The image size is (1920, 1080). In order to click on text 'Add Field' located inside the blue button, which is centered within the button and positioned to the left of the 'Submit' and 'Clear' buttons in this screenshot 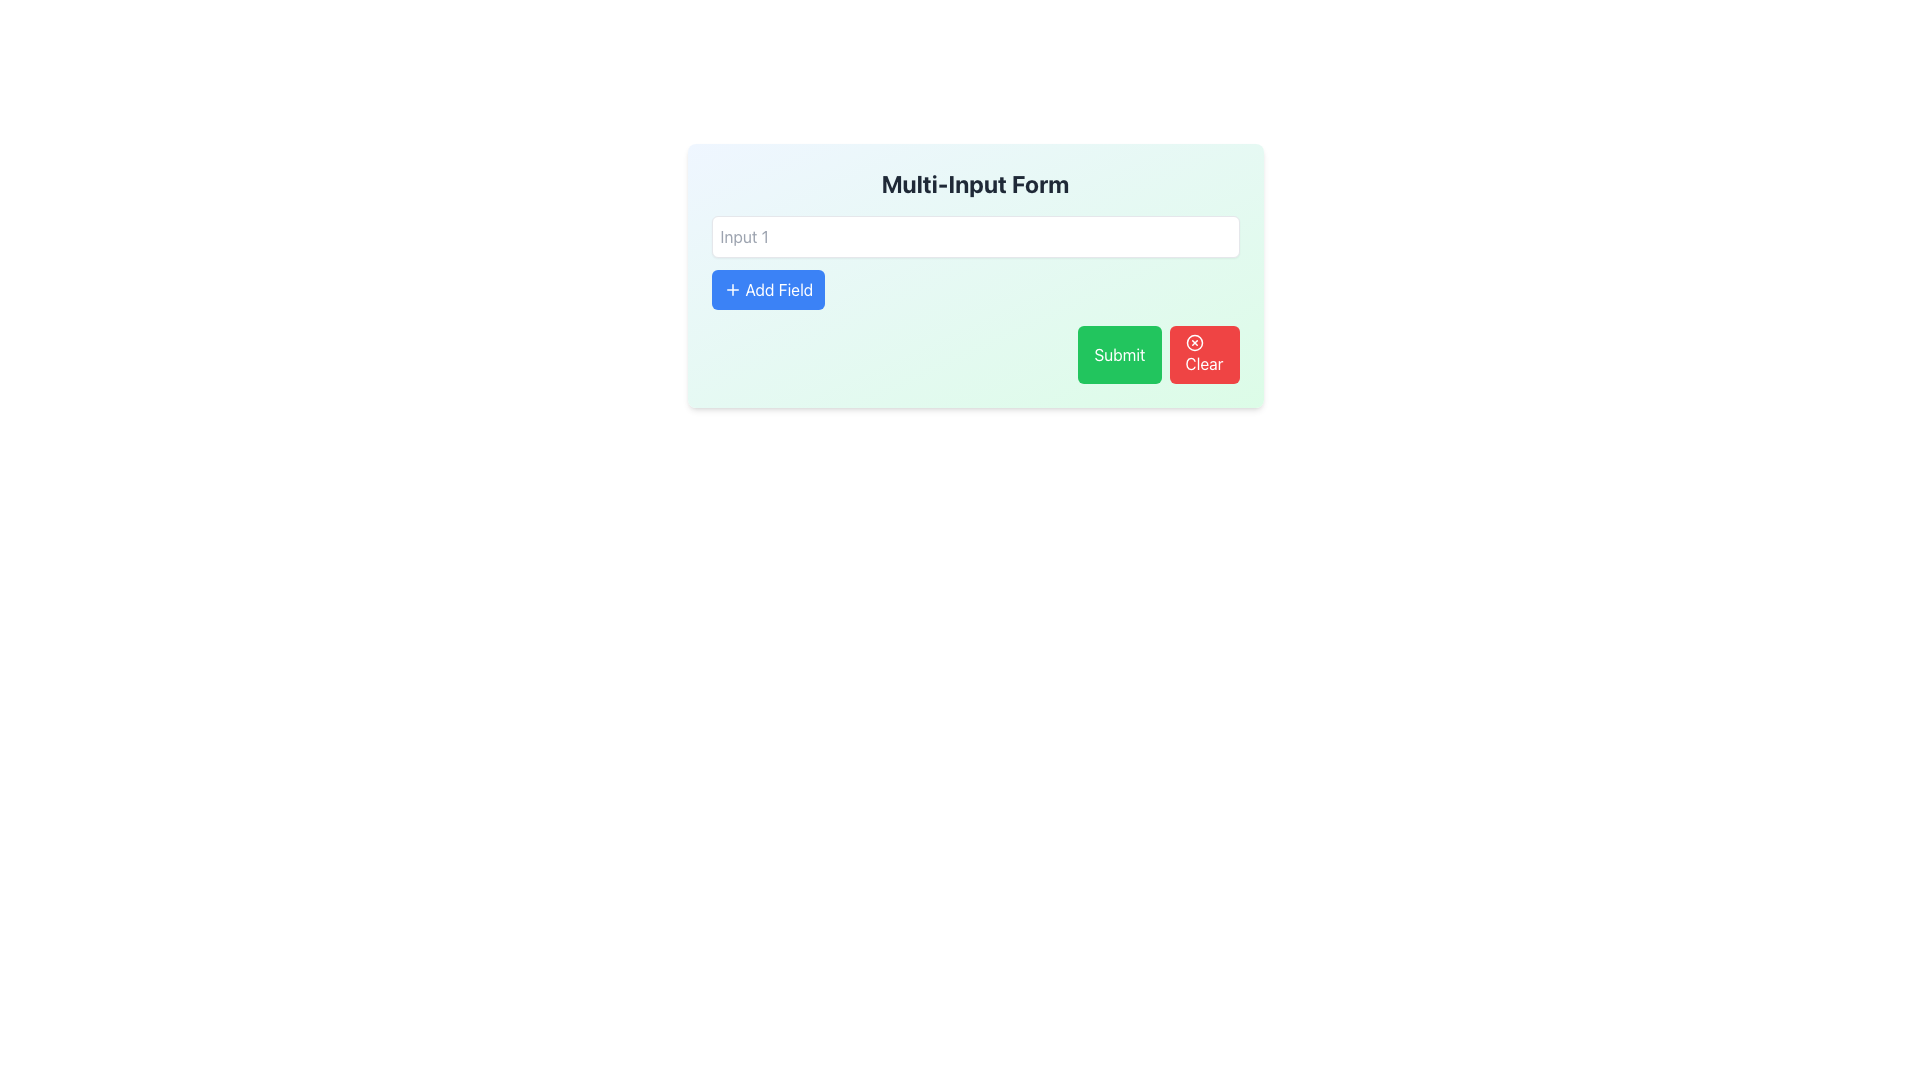, I will do `click(778, 289)`.